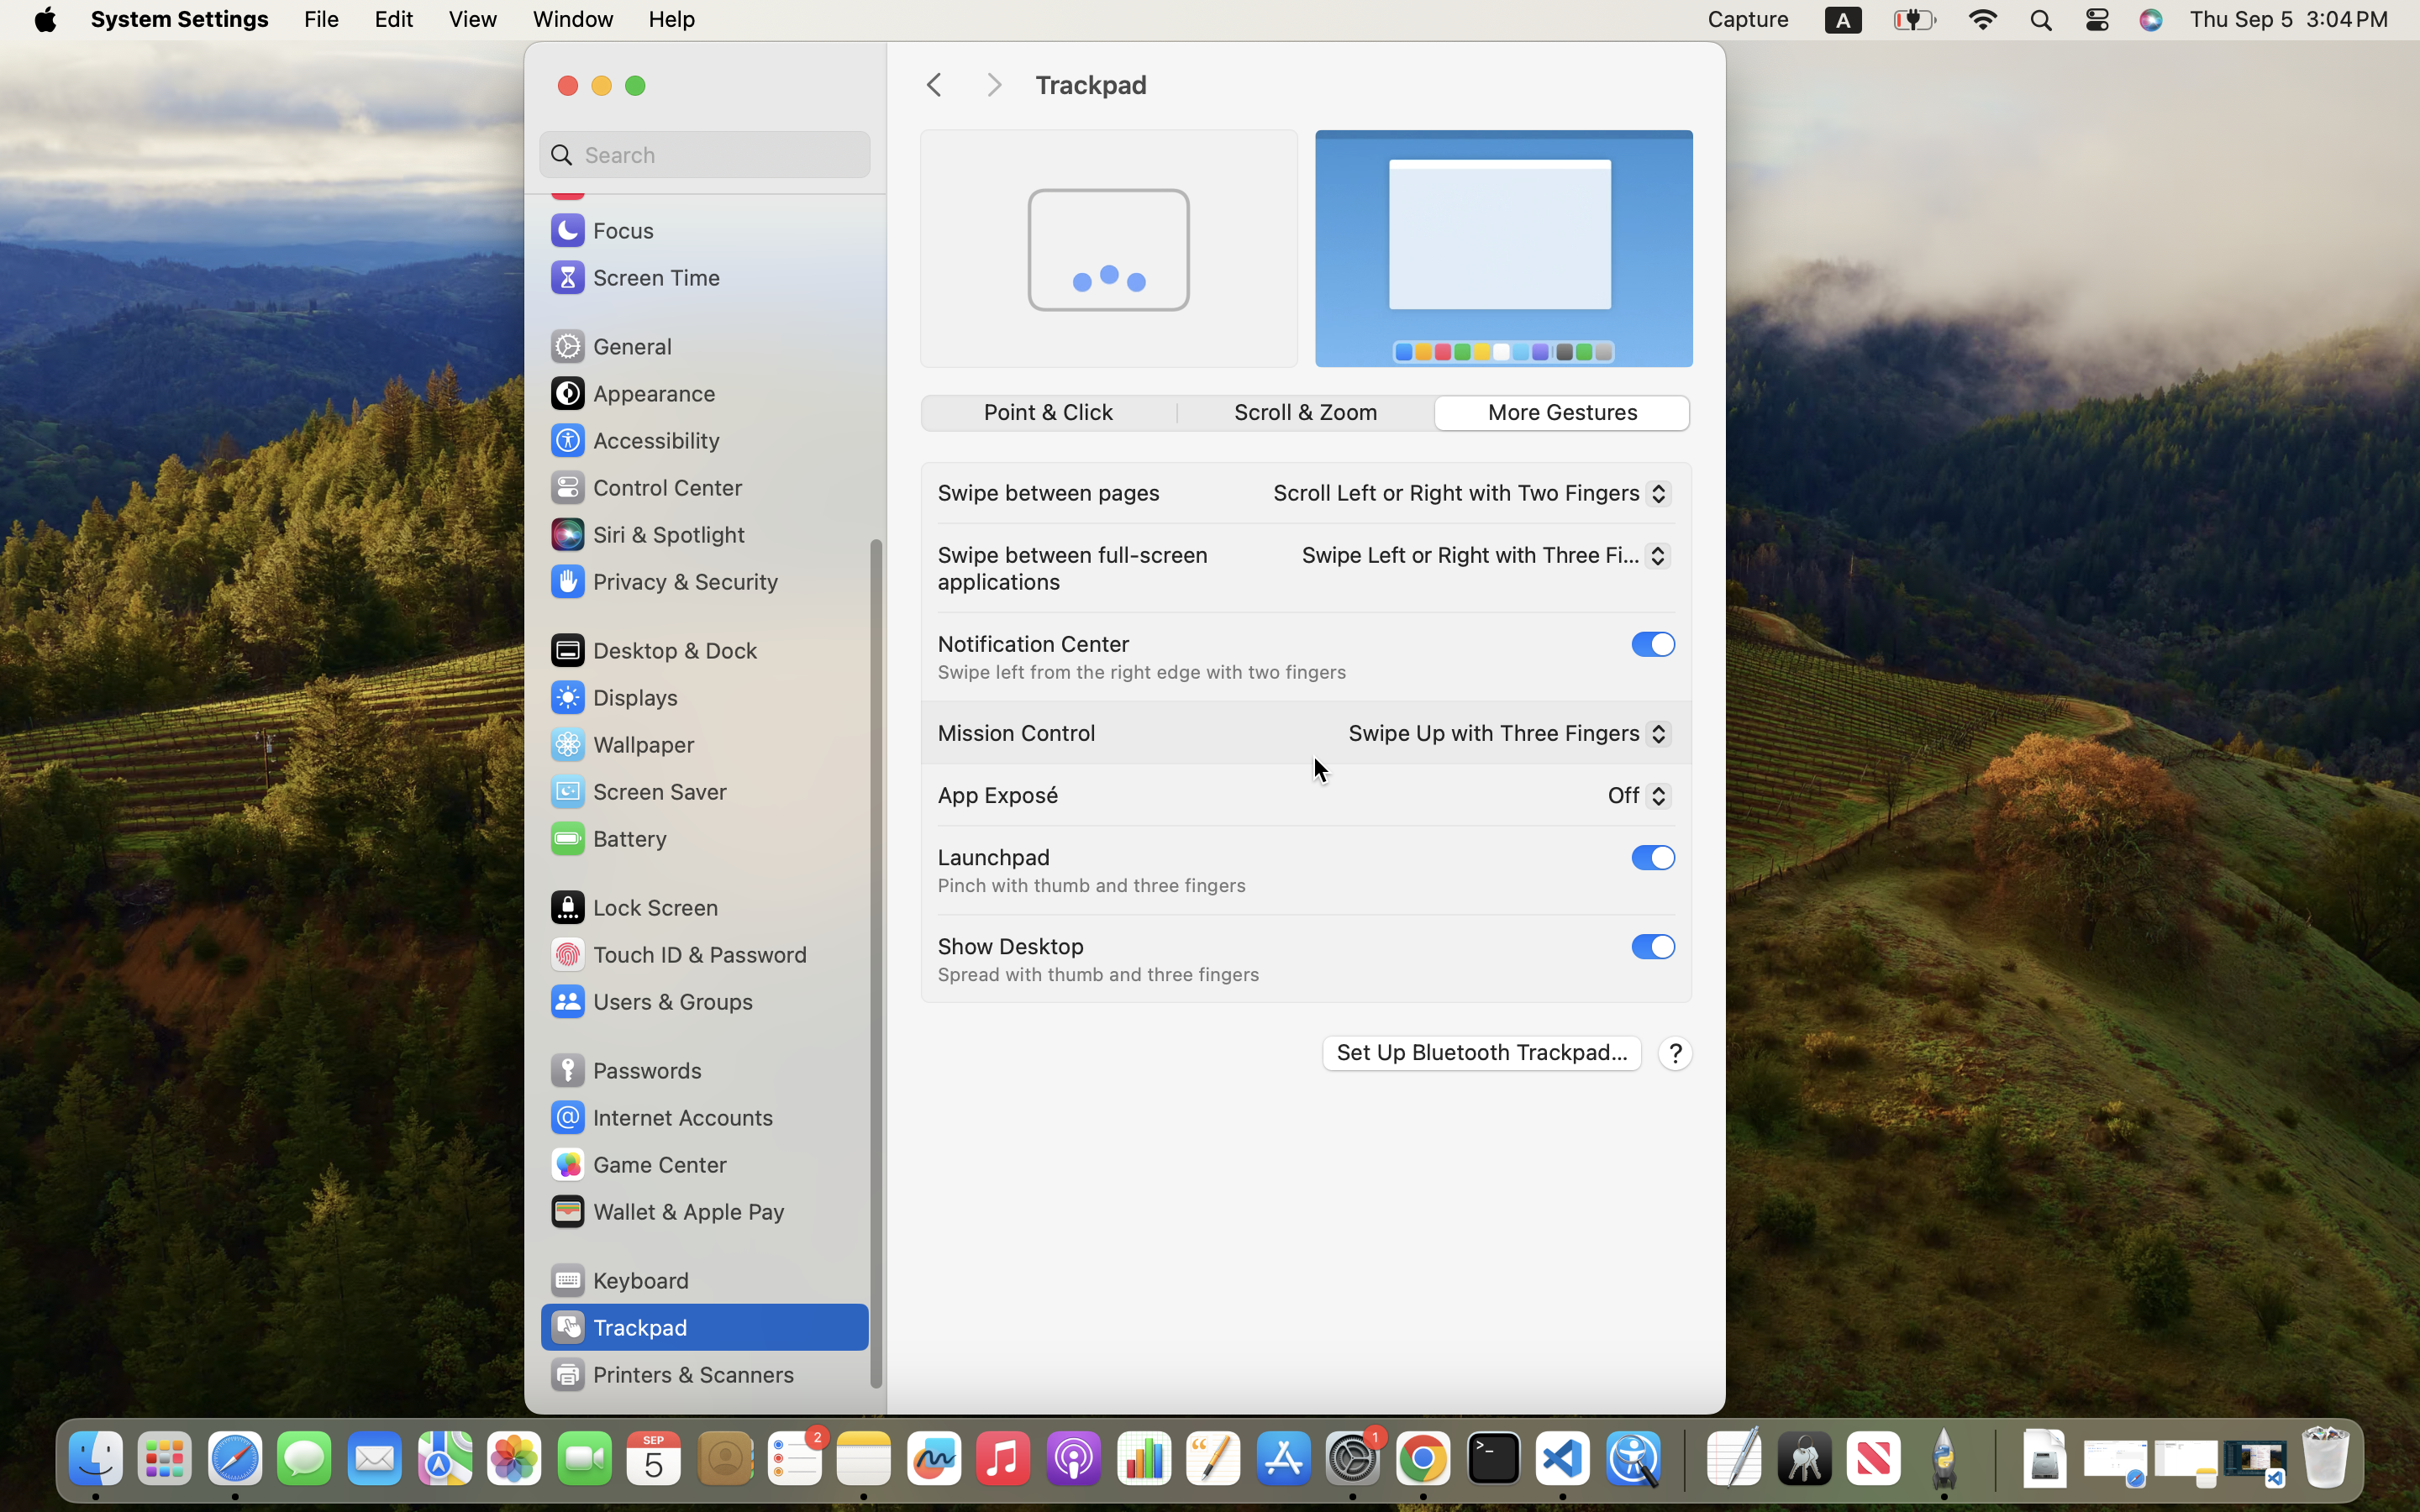 This screenshot has height=1512, width=2420. What do you see at coordinates (653, 649) in the screenshot?
I see `'Desktop & Dock'` at bounding box center [653, 649].